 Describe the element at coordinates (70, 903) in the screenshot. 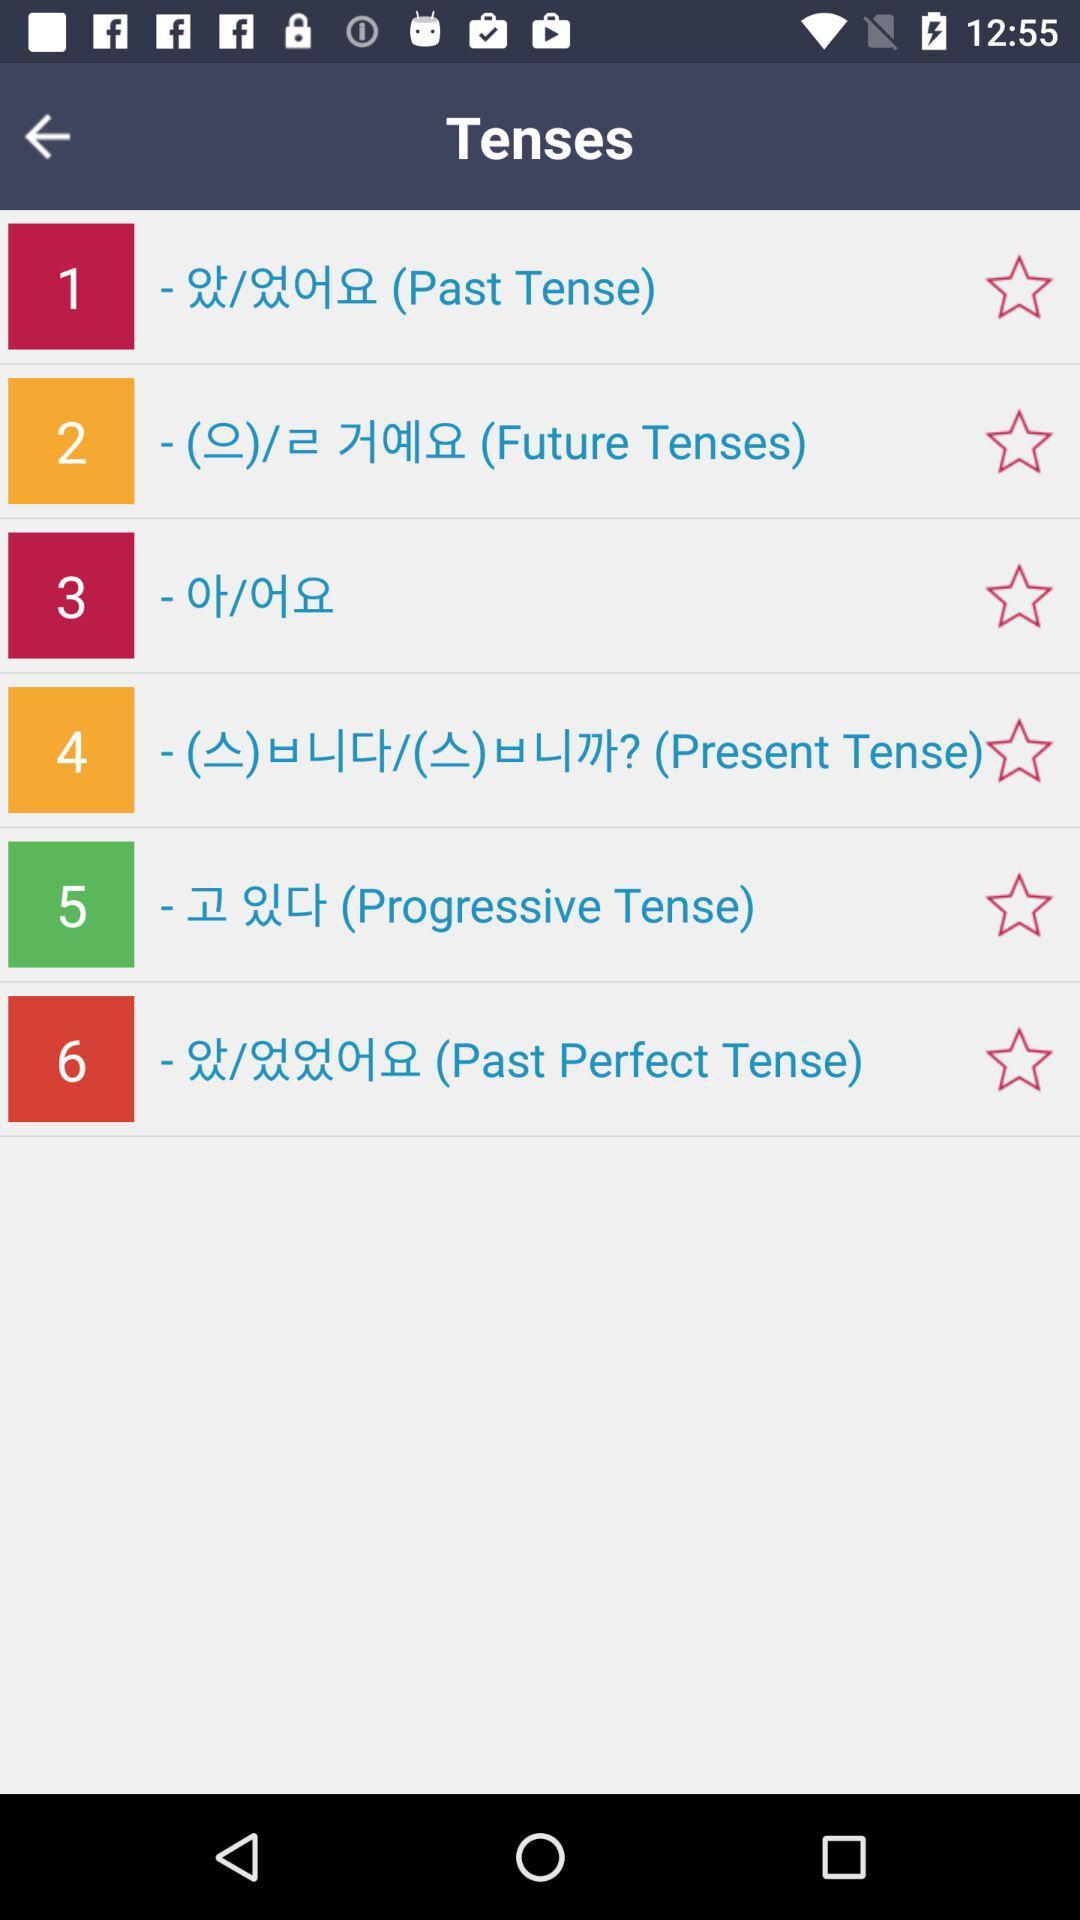

I see `5 item` at that location.